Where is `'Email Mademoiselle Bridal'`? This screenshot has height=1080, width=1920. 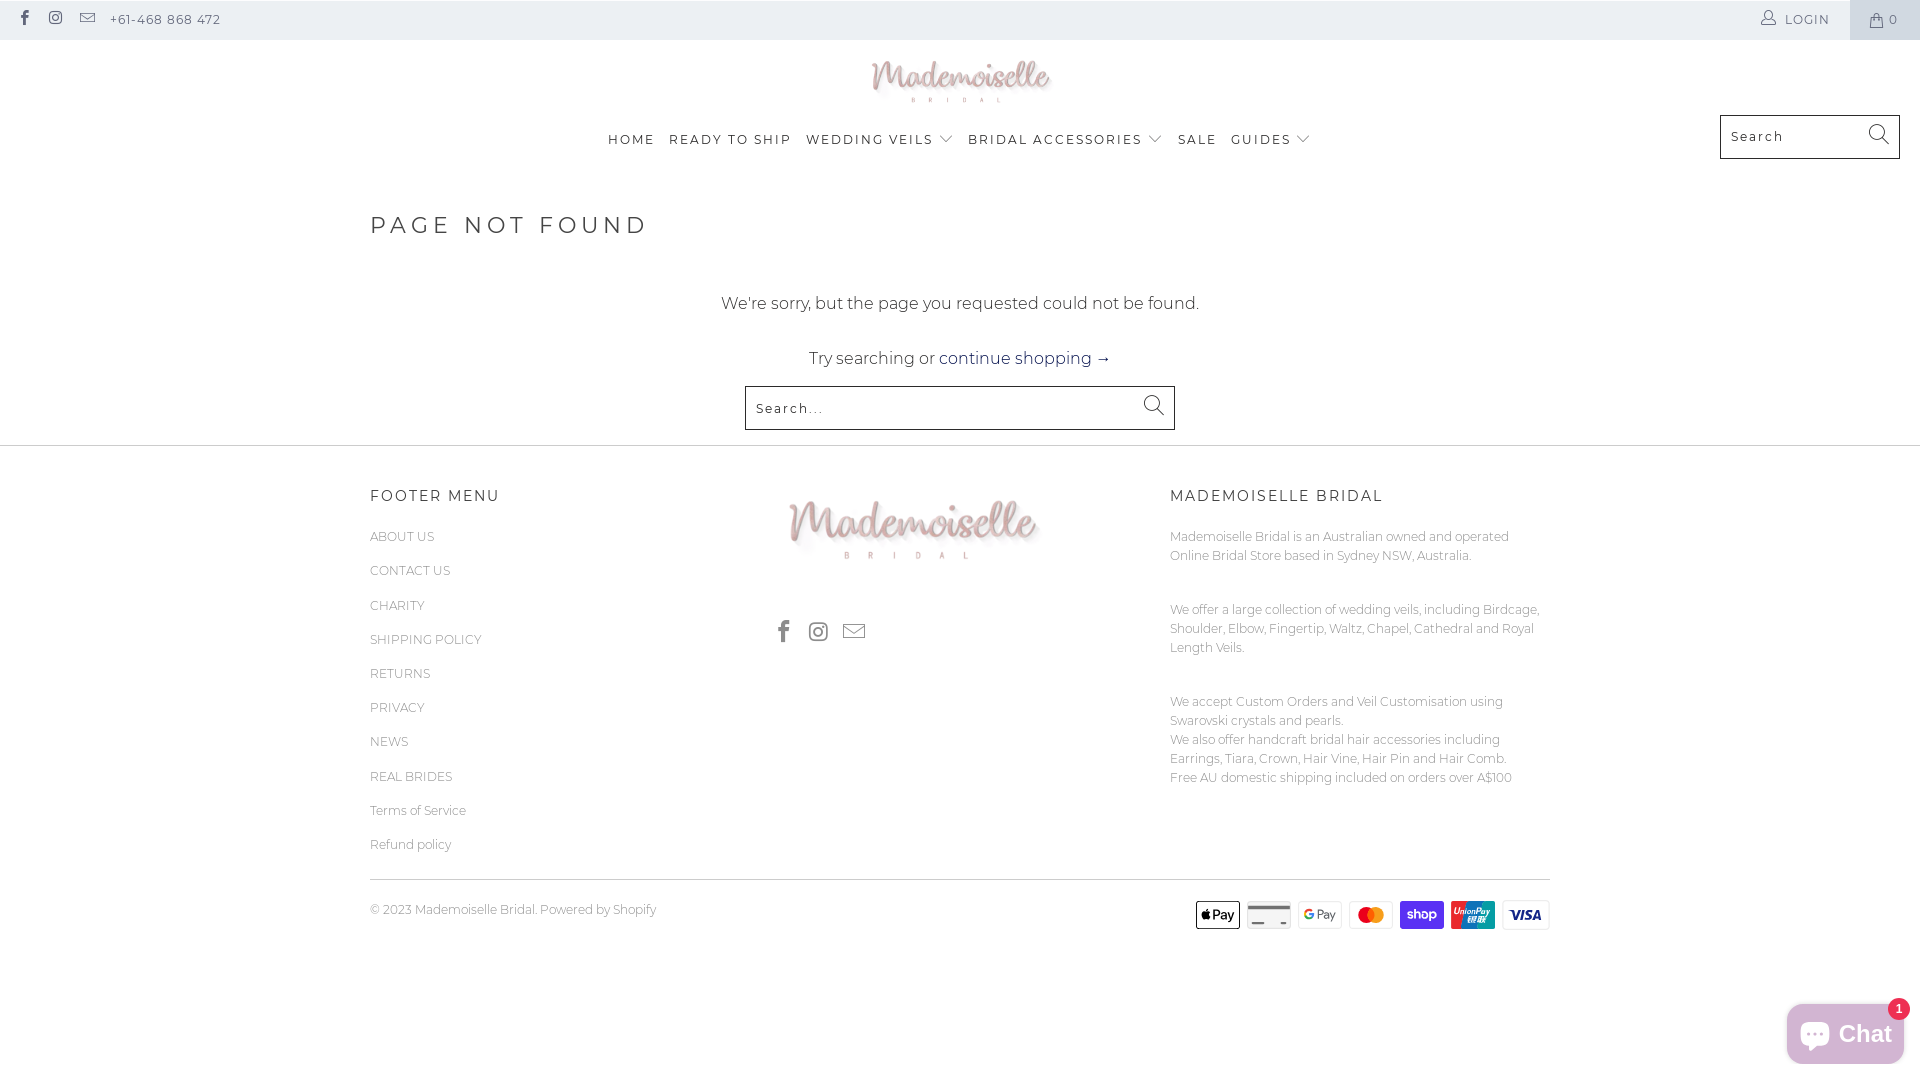
'Email Mademoiselle Bridal' is located at coordinates (854, 632).